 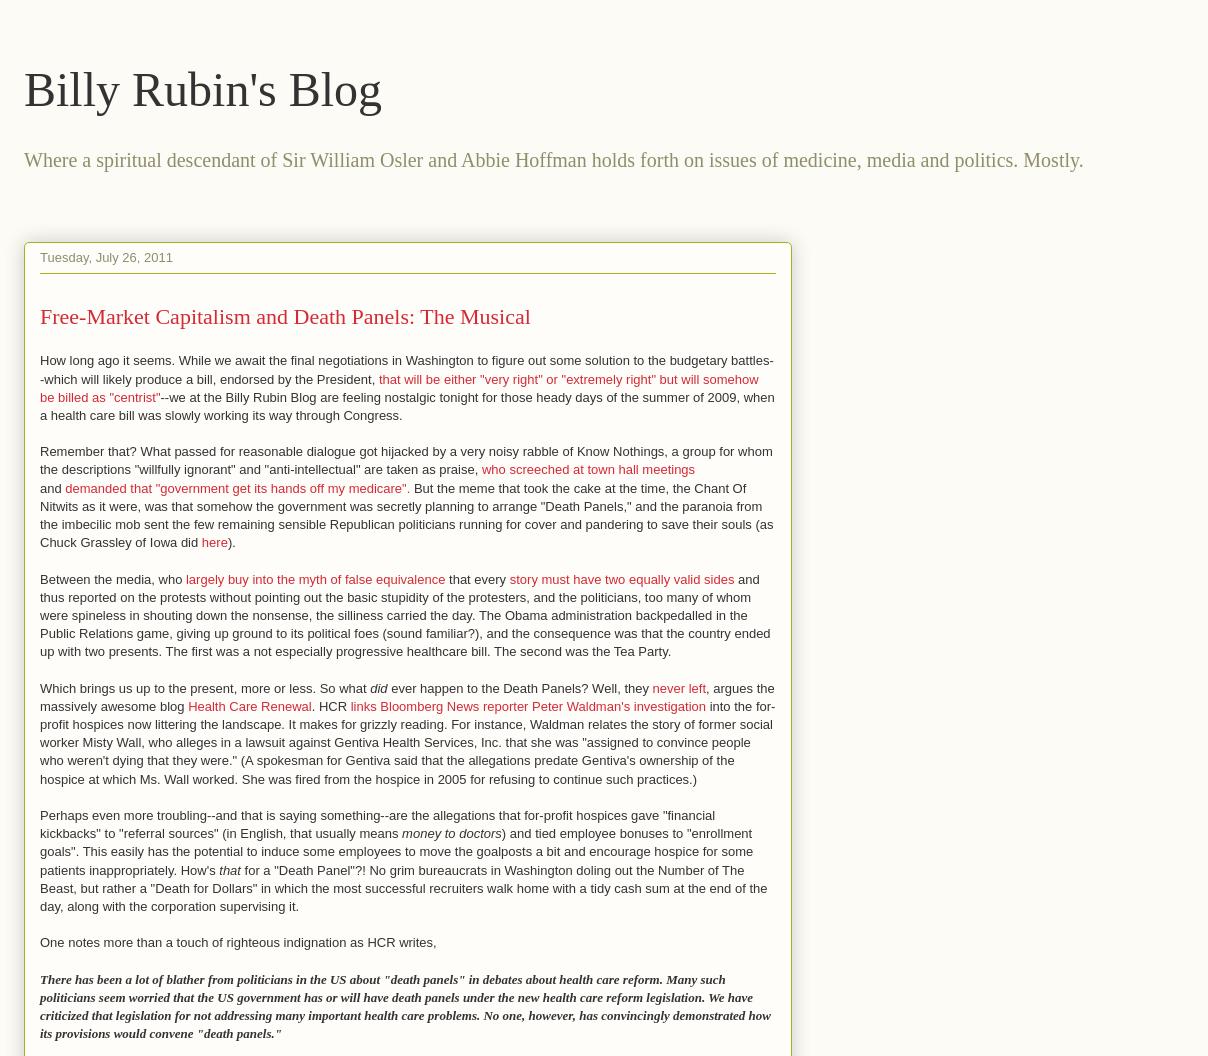 I want to click on 'One notes more than a touch of righteous indignation as HCR writes,', so click(x=237, y=942).